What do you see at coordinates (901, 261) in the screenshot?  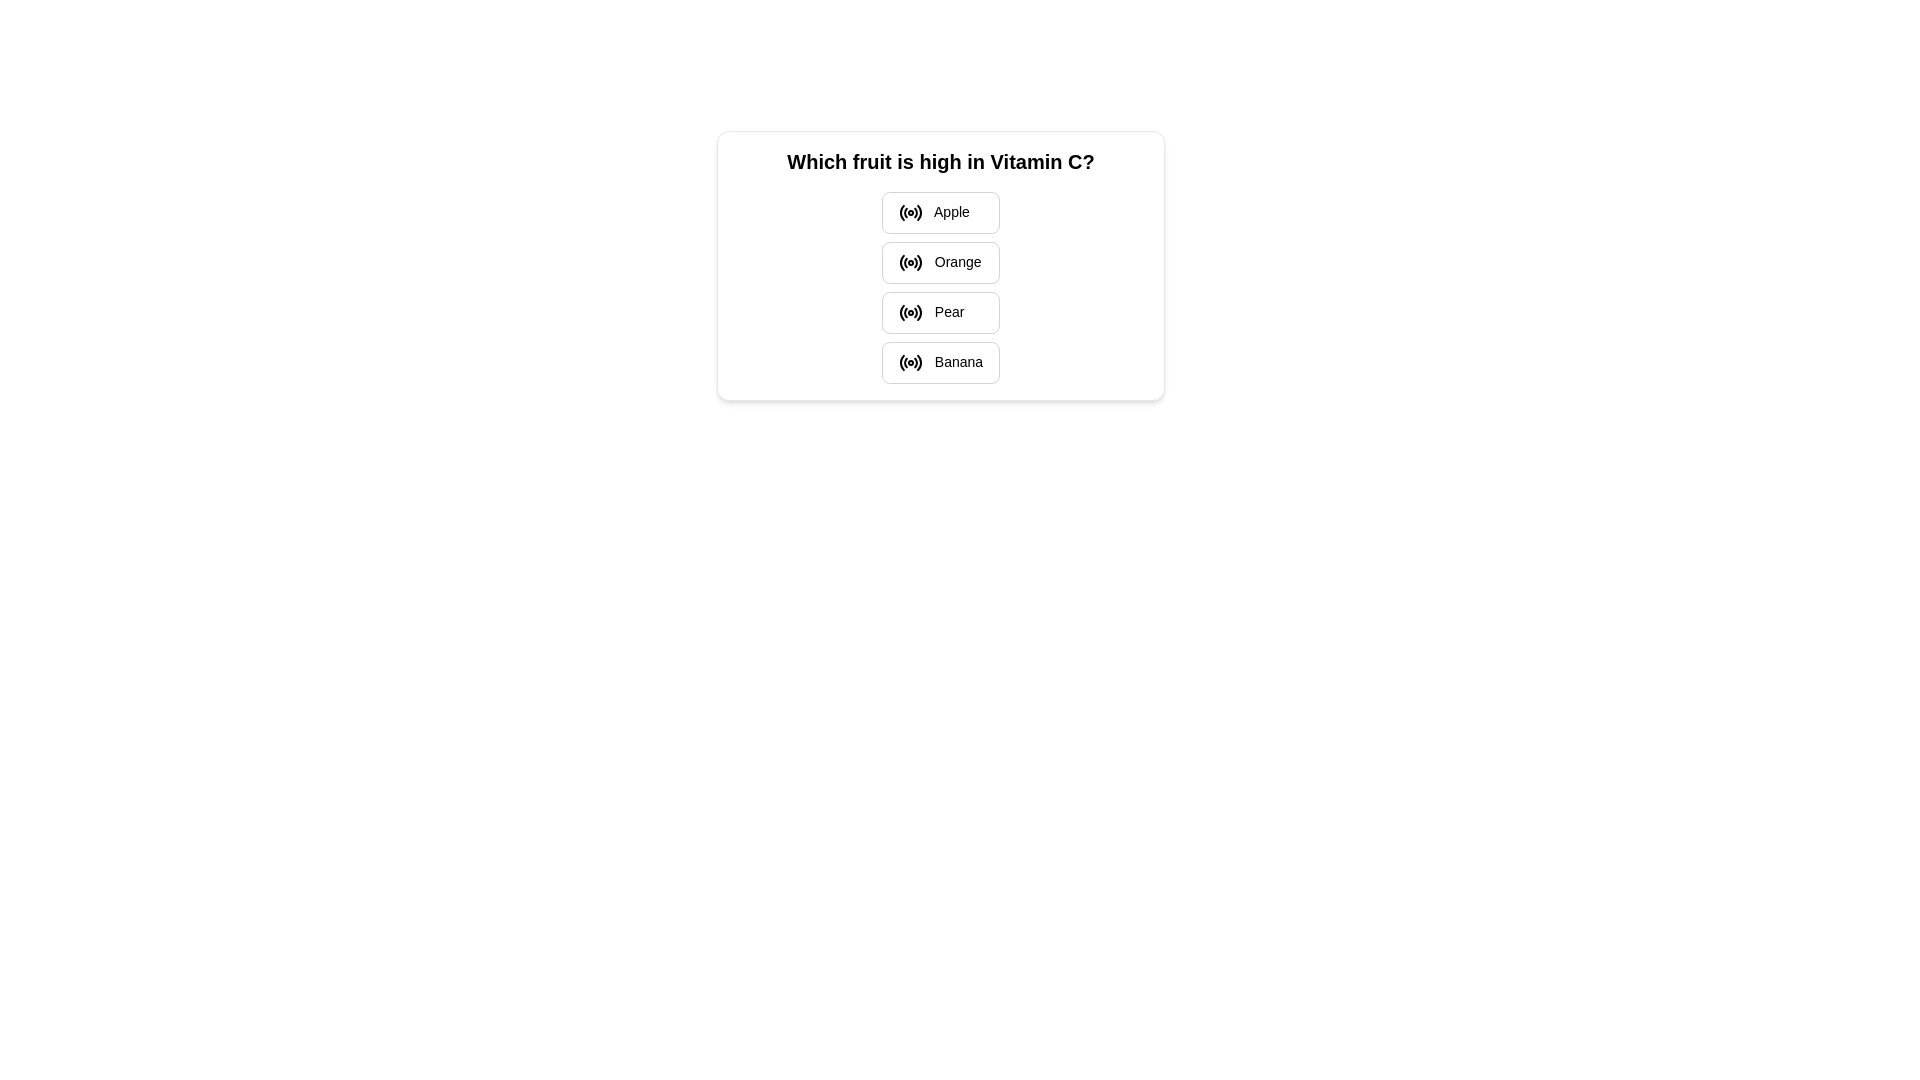 I see `the first curved line segment of the circular series in the SVG graphic, which is adjacent to the 'Orange' text in the second option of the vertical list in the questionnaire layout` at bounding box center [901, 261].